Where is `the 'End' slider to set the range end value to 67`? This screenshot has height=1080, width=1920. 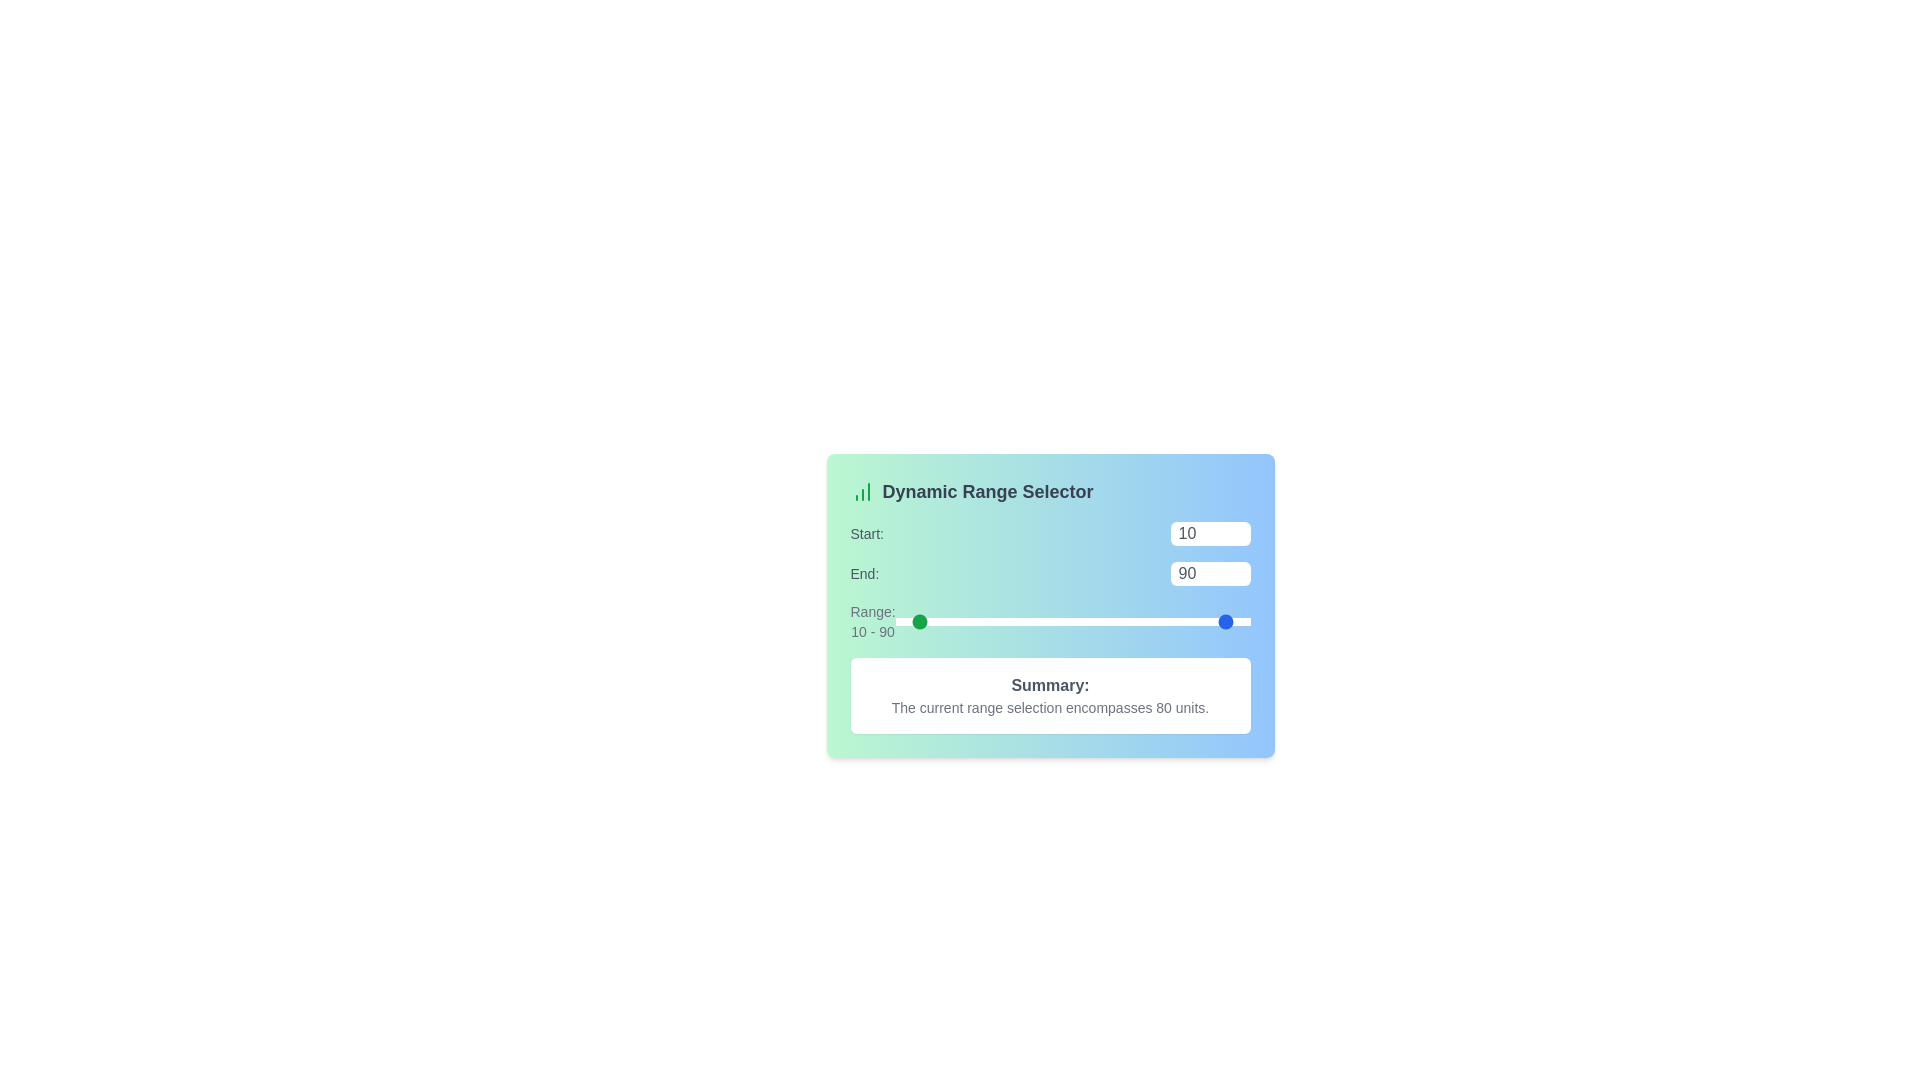
the 'End' slider to set the range end value to 67 is located at coordinates (1191, 620).